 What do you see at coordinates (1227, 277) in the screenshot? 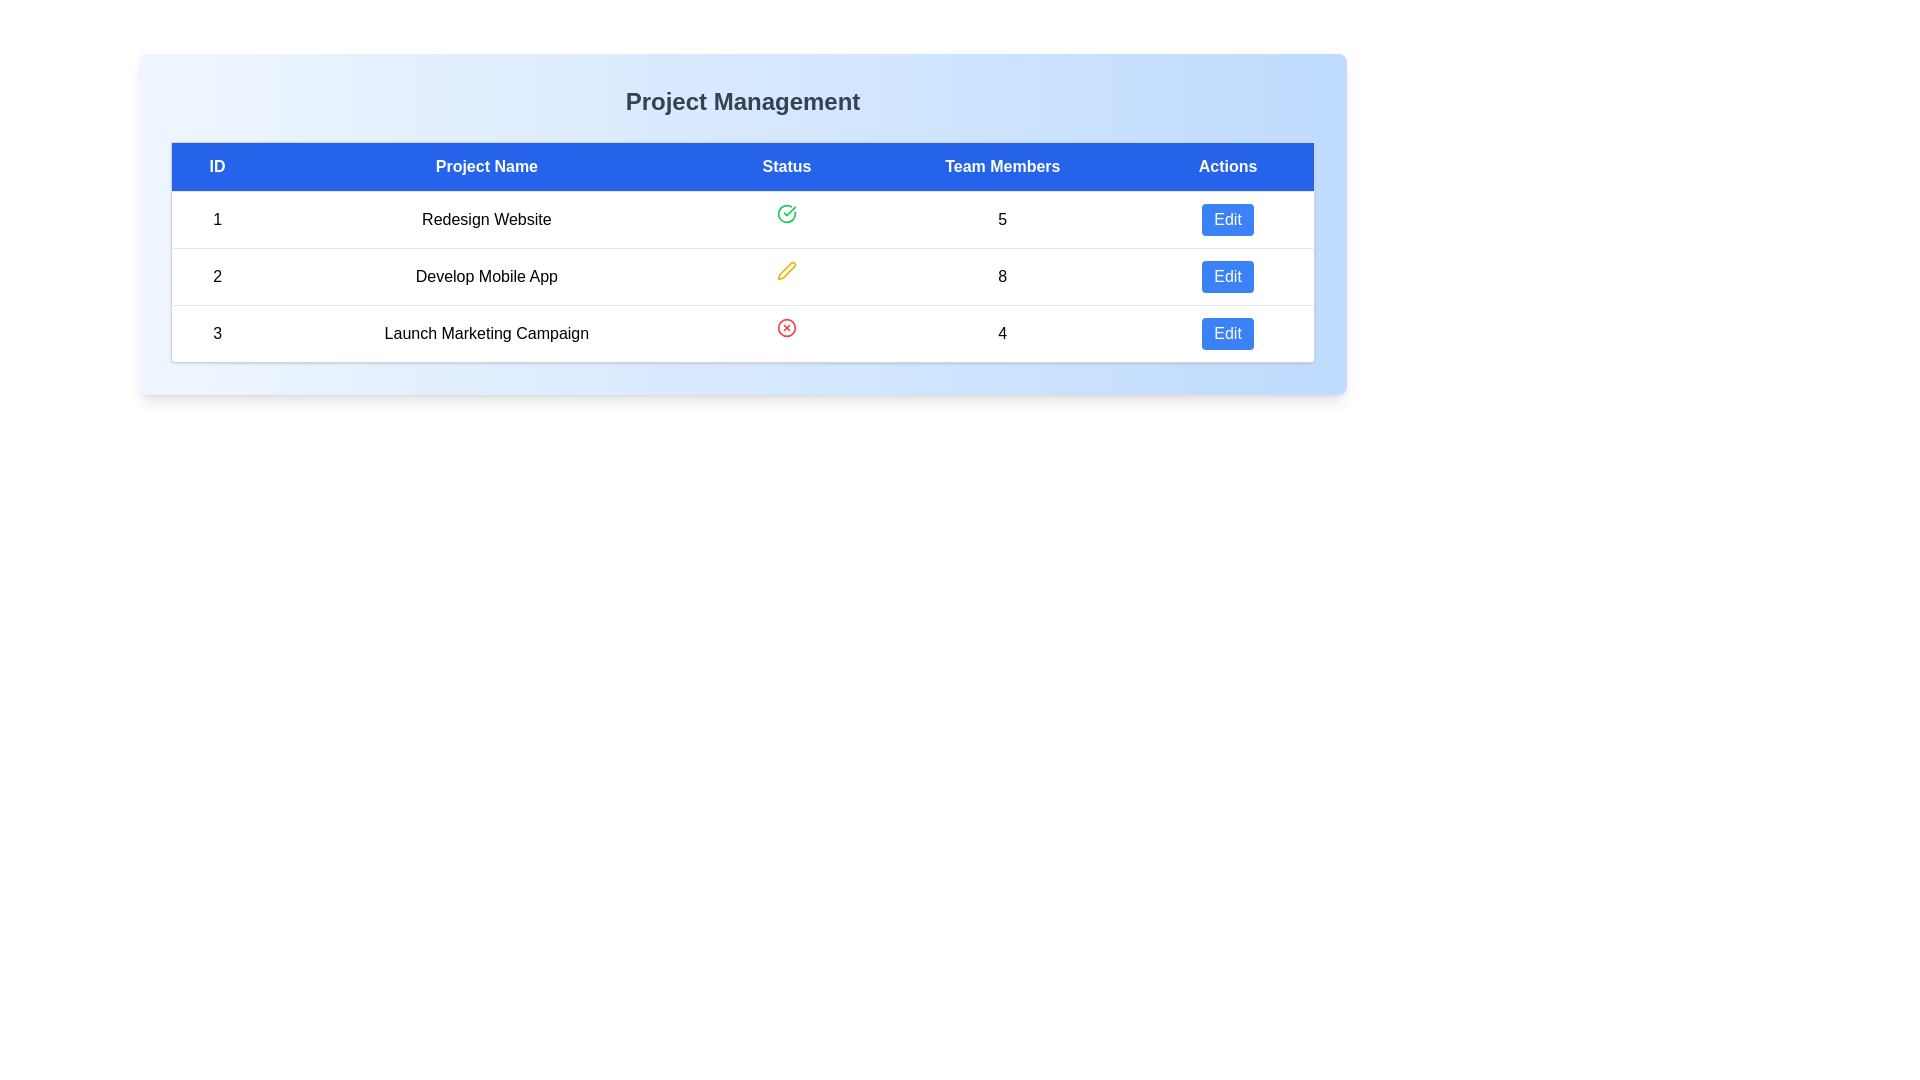
I see `the 'Edit' button for the project with ID 2` at bounding box center [1227, 277].